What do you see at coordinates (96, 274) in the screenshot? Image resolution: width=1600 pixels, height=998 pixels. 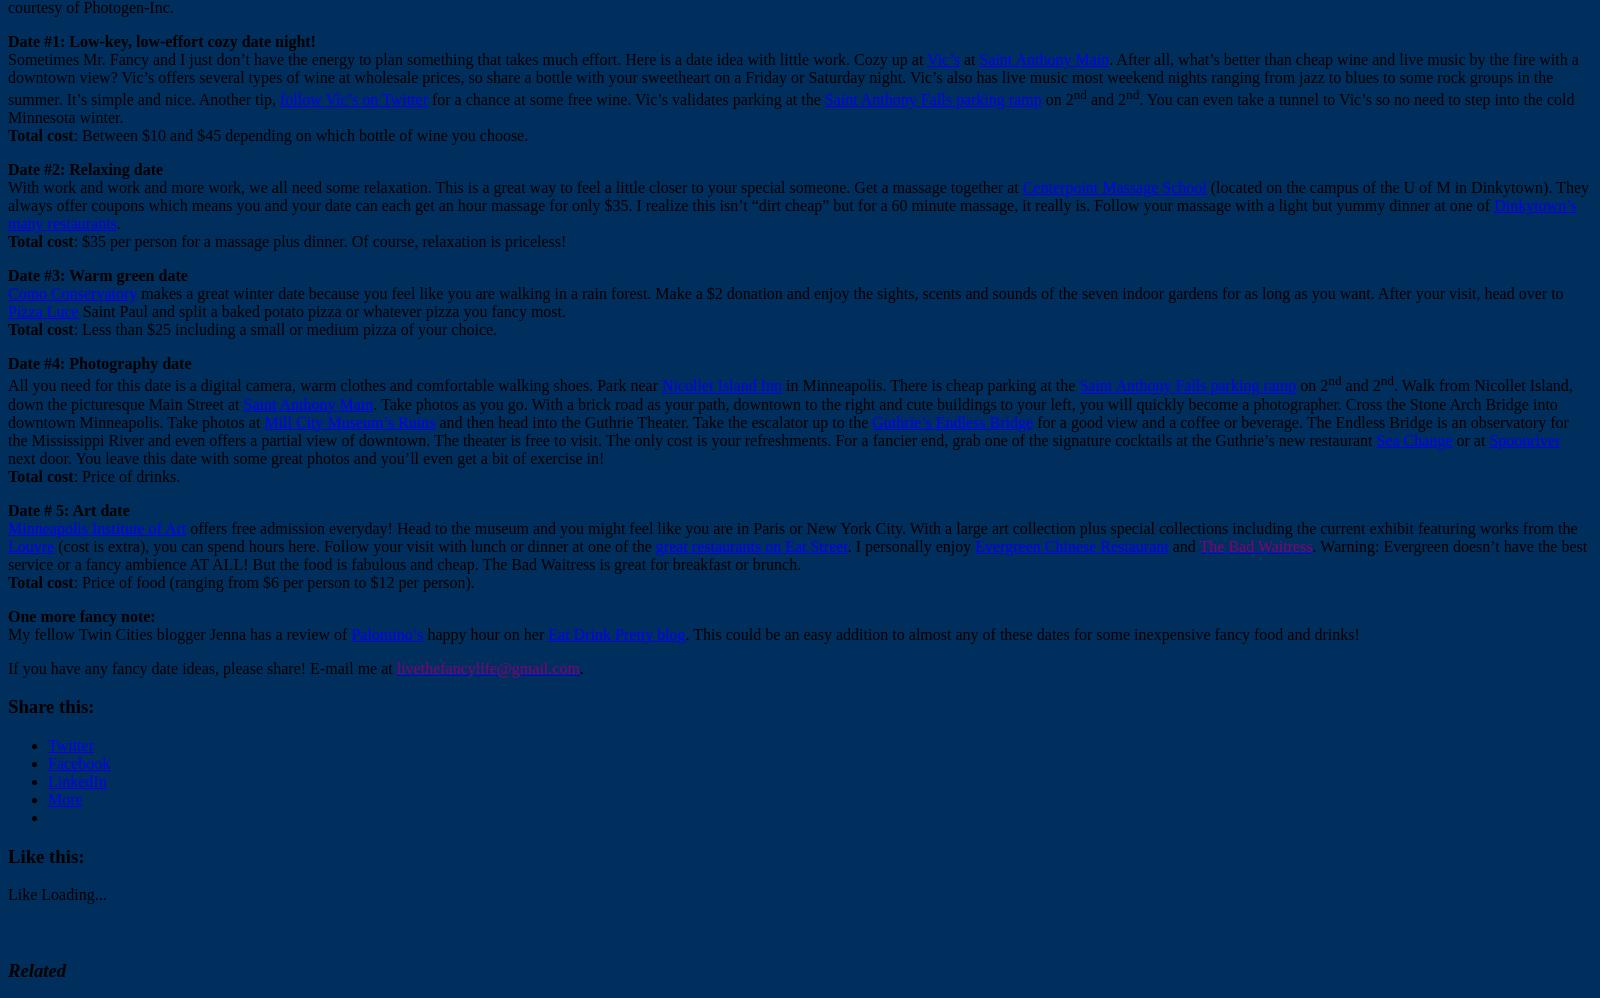 I see `'Date #3: Warm green date'` at bounding box center [96, 274].